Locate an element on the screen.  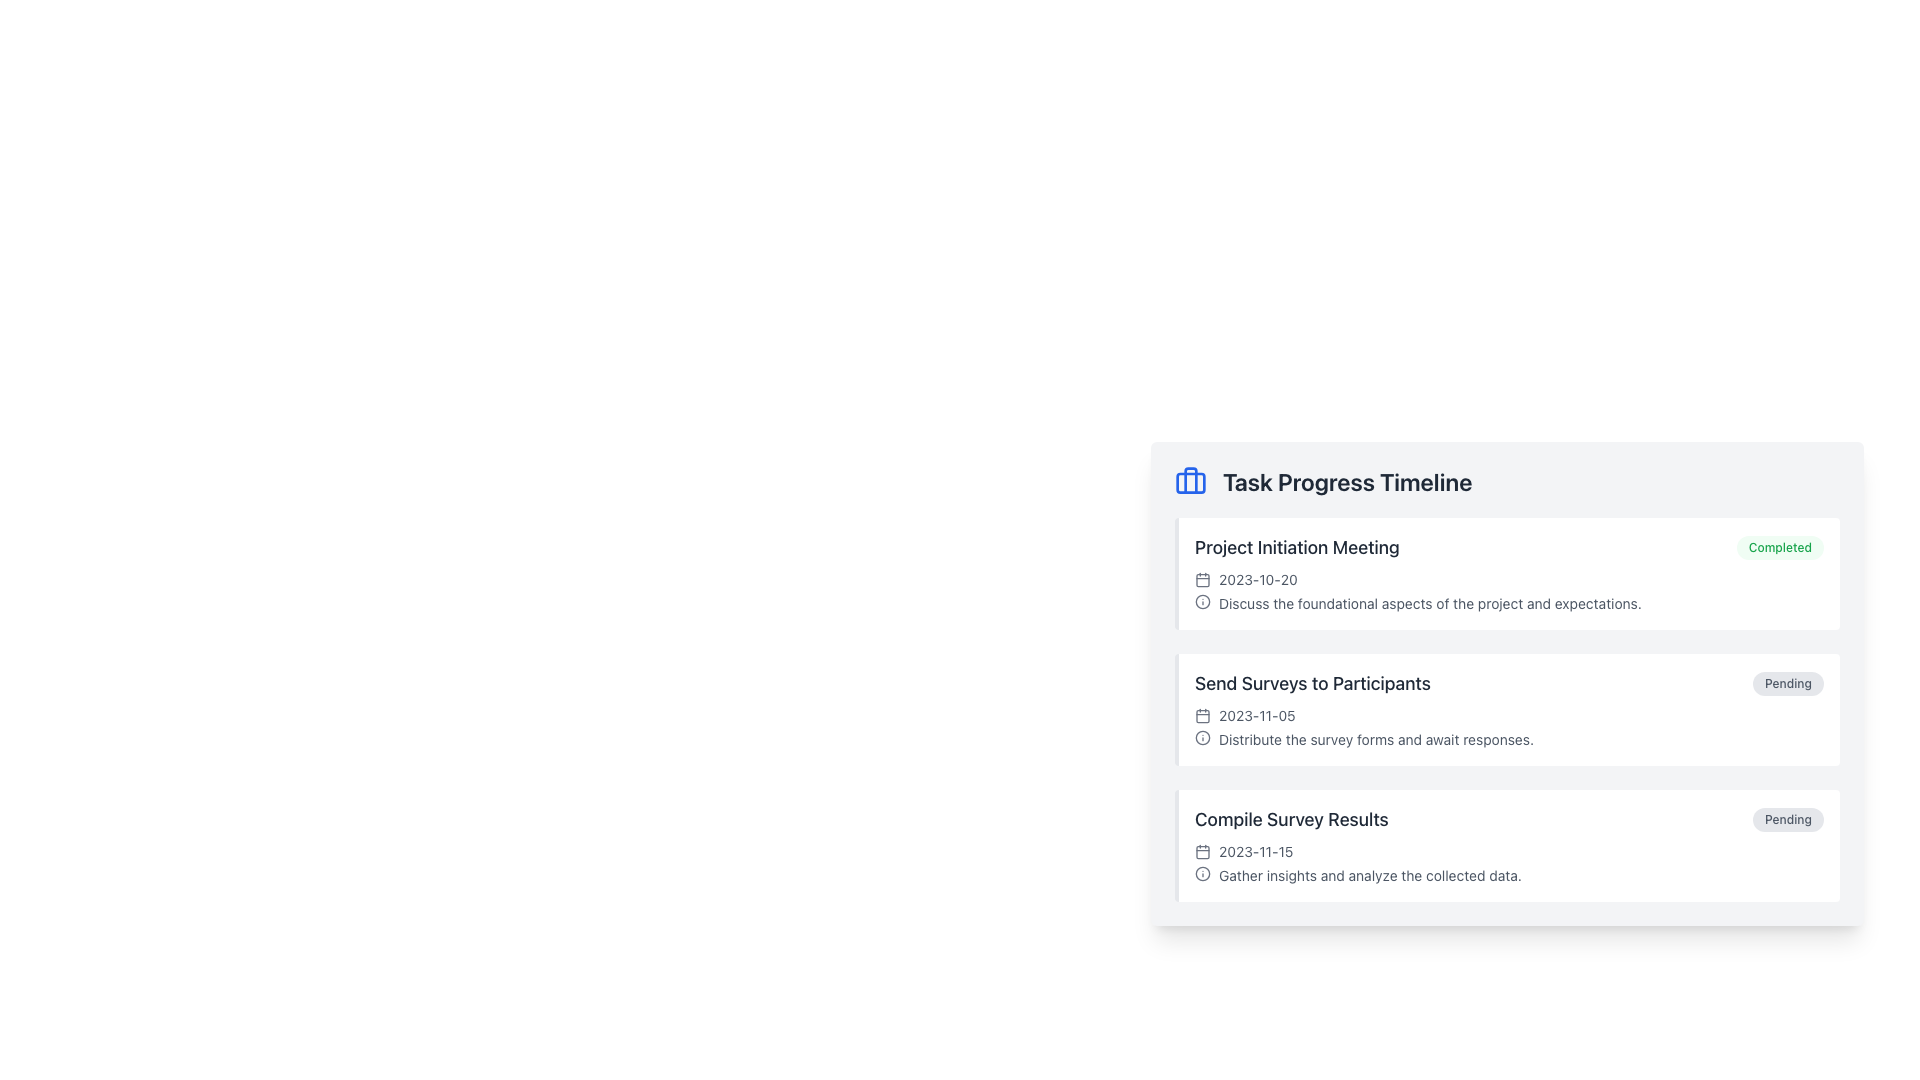
the Information Icon located at the beginning of the text under the 'Project Initiation Meeting' section in the 'Task Progress Timeline' widget is located at coordinates (1202, 600).